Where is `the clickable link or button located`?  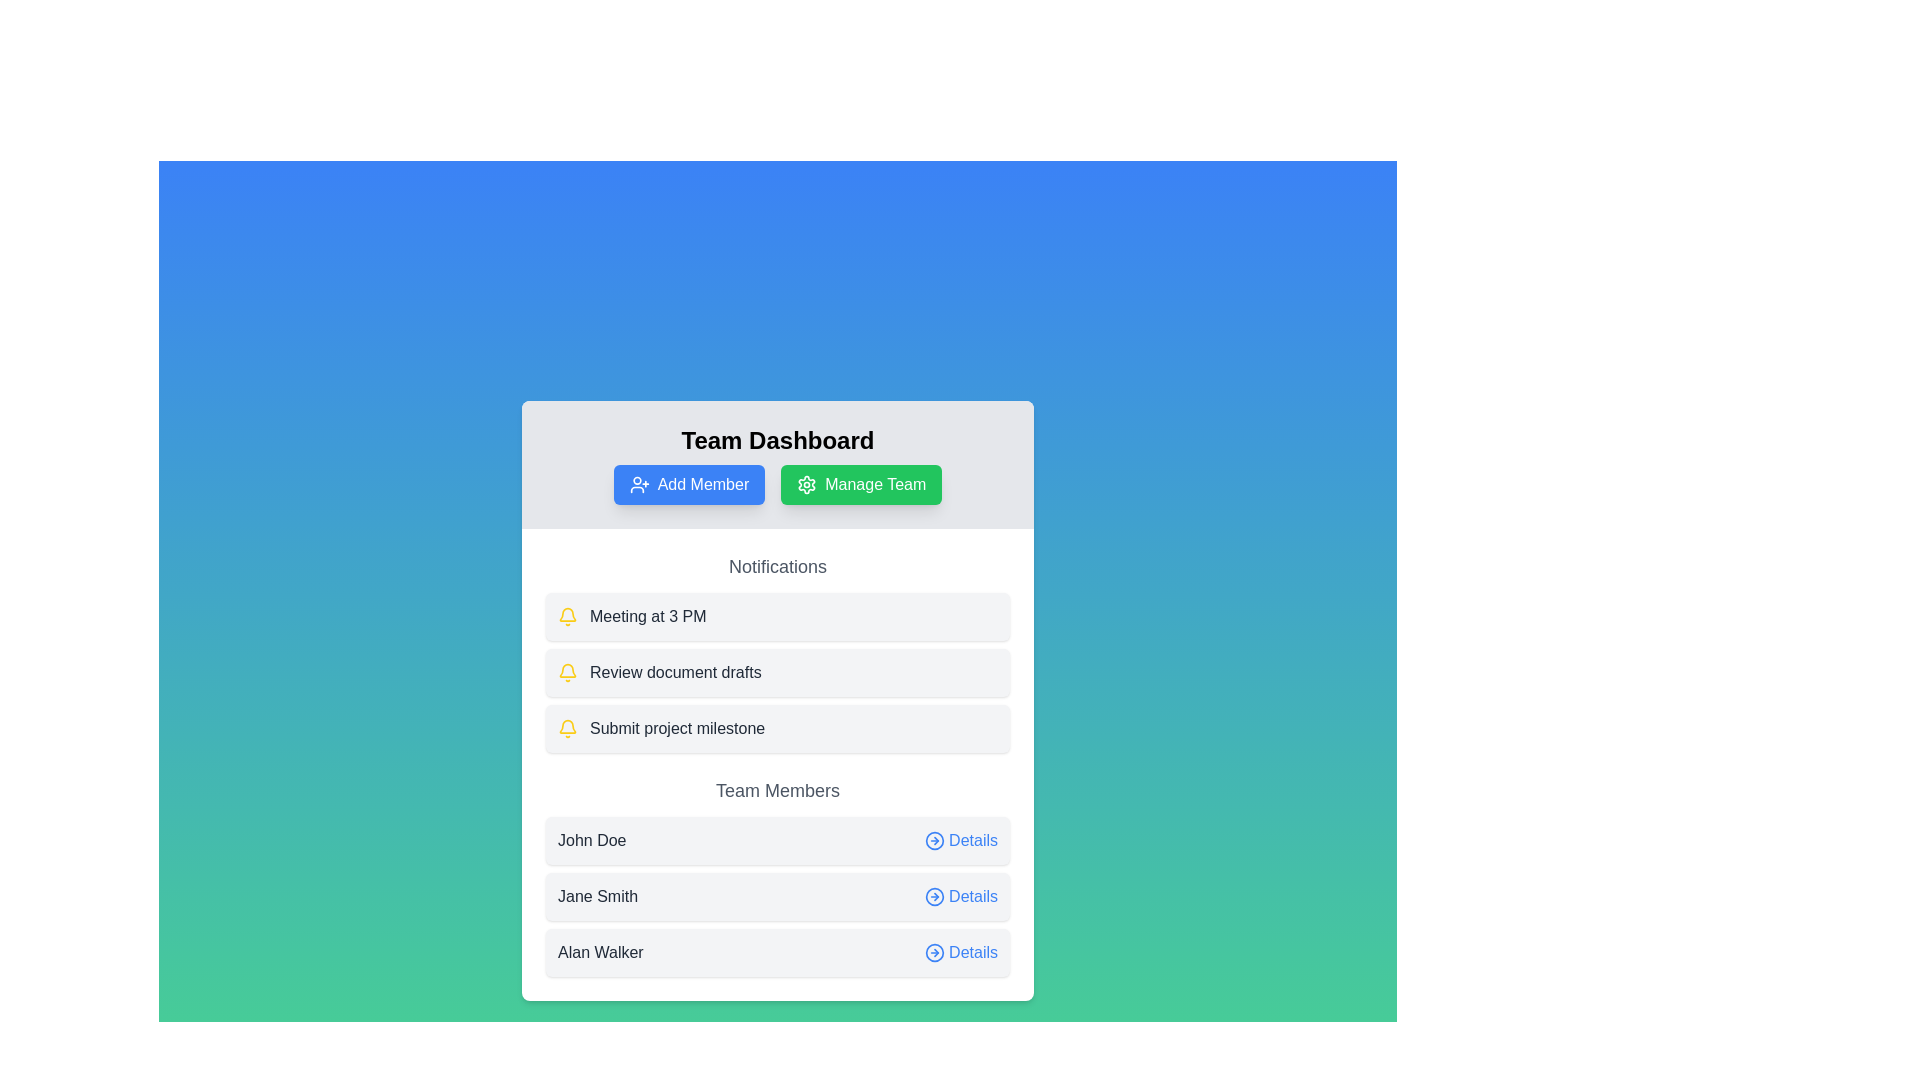 the clickable link or button located is located at coordinates (961, 840).